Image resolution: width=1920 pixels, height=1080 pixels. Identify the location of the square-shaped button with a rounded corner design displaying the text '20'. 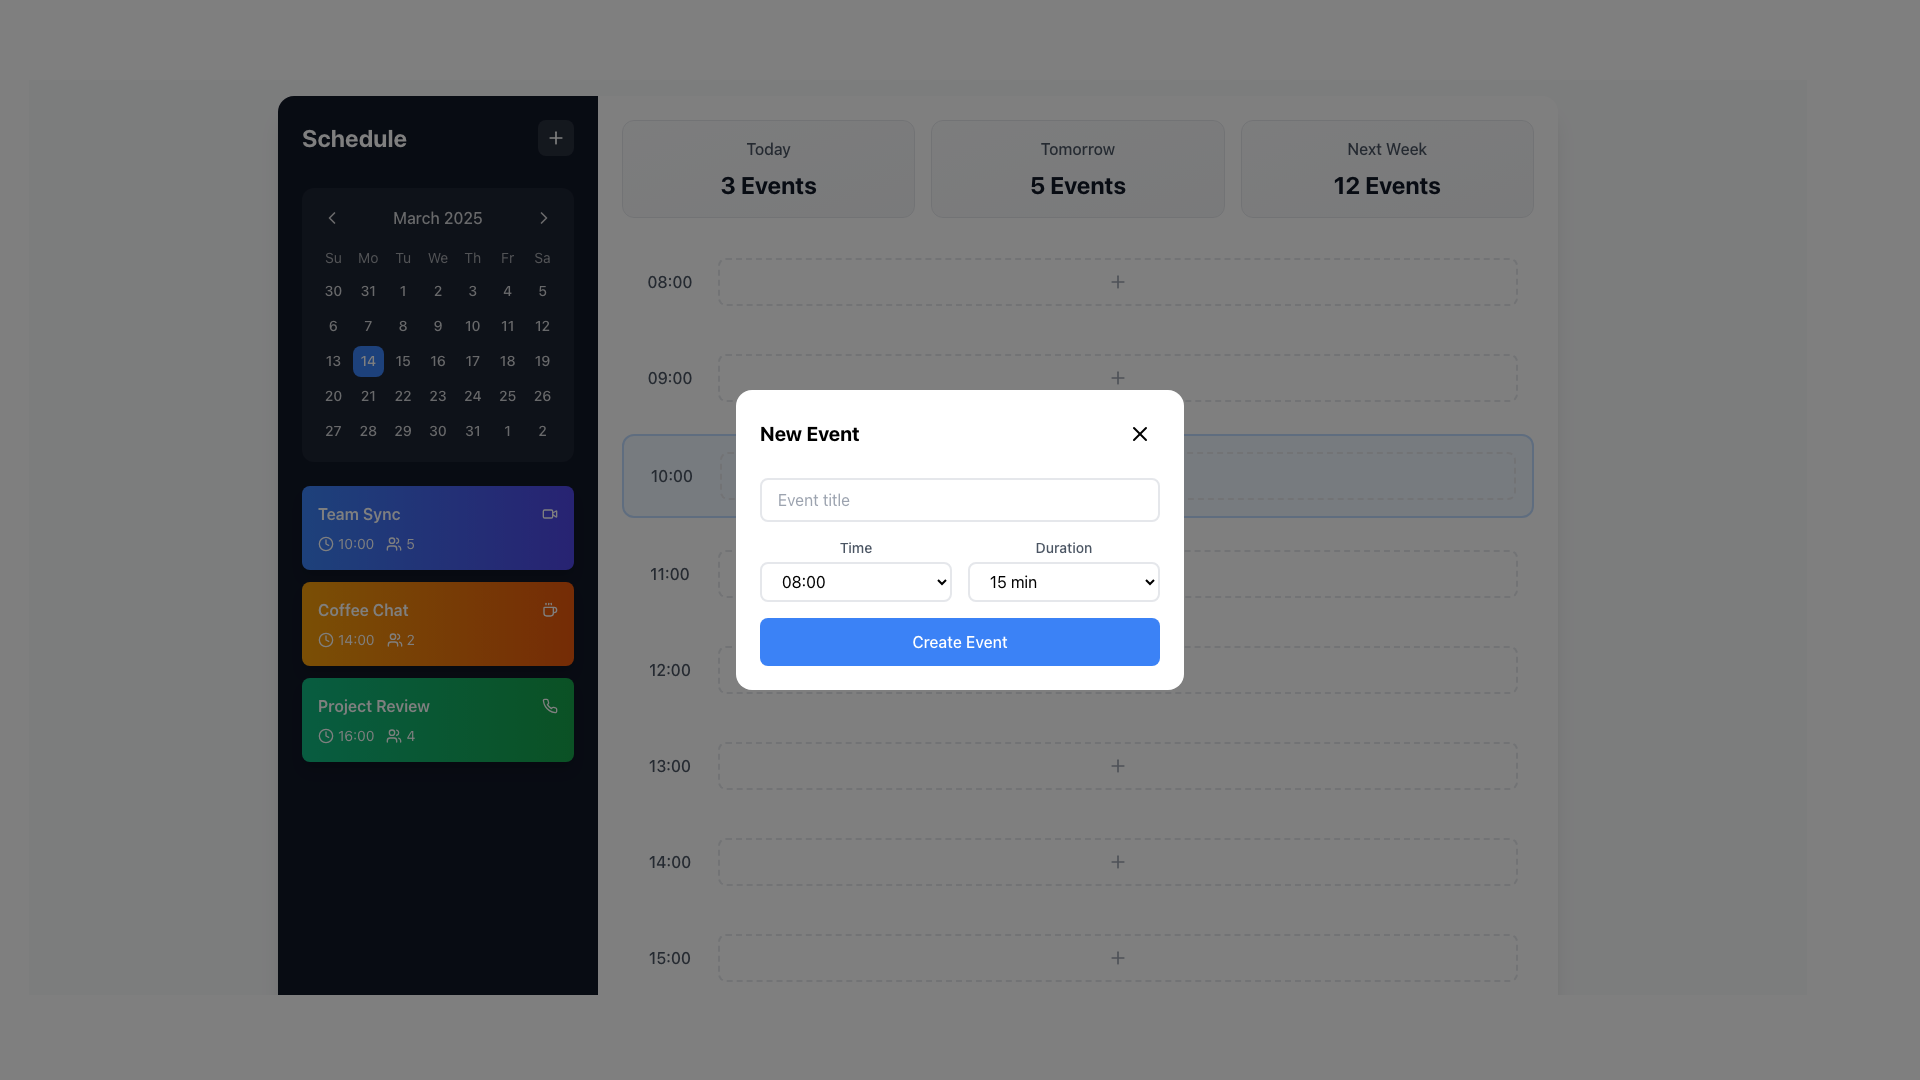
(333, 396).